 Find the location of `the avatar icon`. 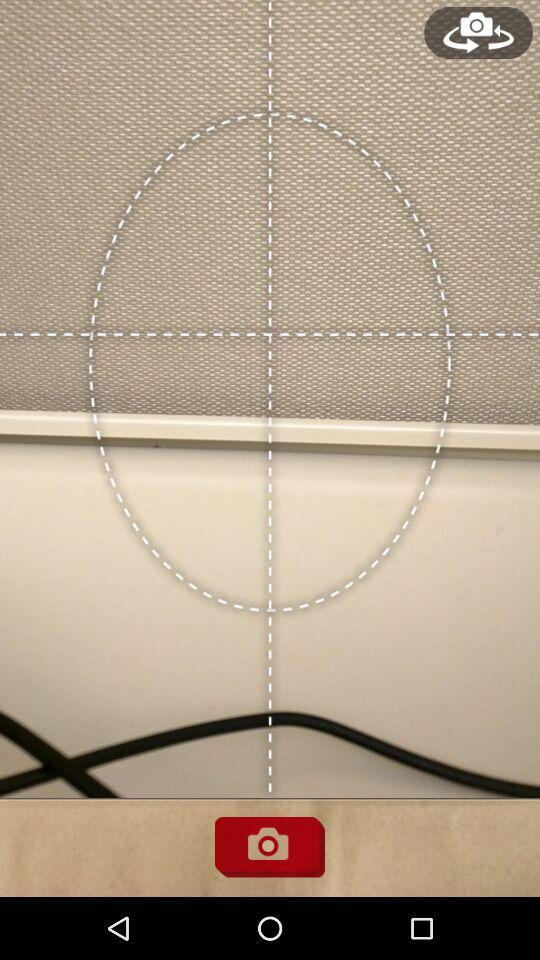

the avatar icon is located at coordinates (477, 34).